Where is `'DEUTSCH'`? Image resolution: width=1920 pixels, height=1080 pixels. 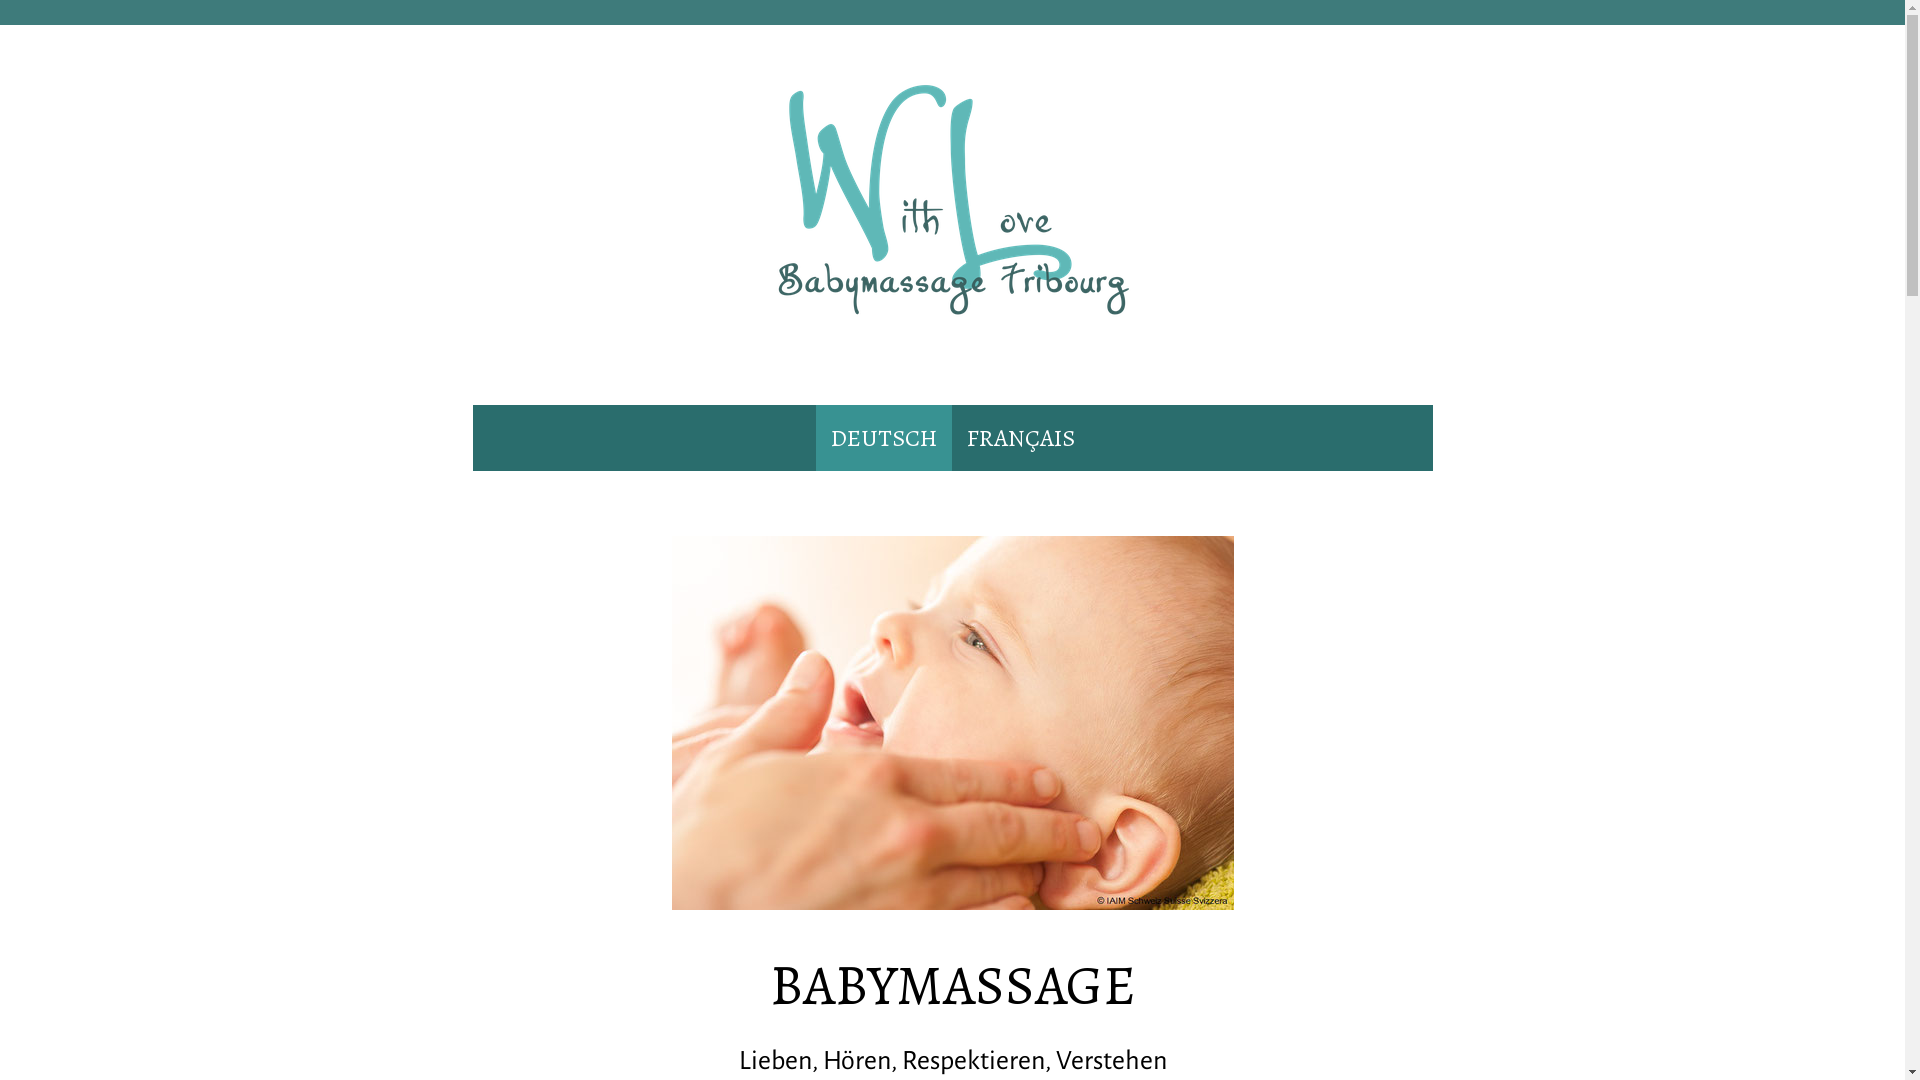 'DEUTSCH' is located at coordinates (816, 437).